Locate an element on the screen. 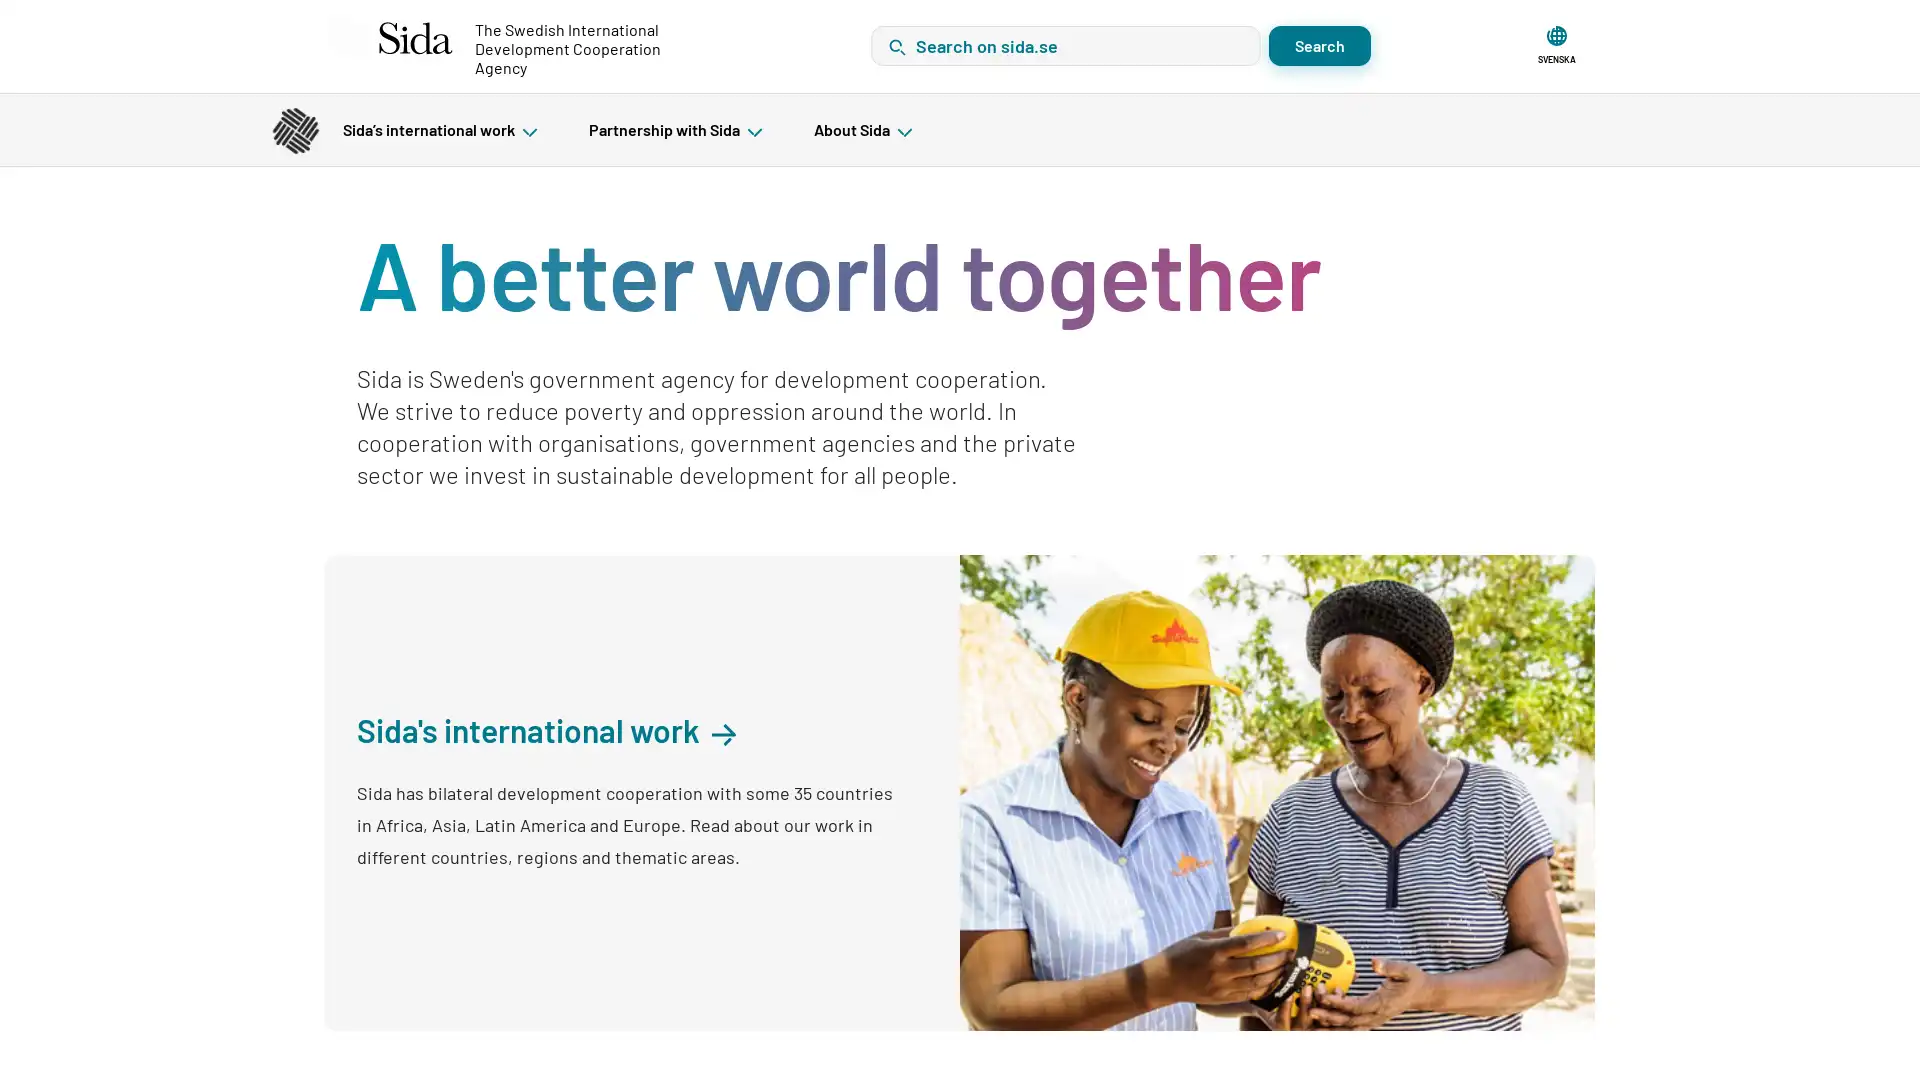  SVENSKA is located at coordinates (1555, 45).